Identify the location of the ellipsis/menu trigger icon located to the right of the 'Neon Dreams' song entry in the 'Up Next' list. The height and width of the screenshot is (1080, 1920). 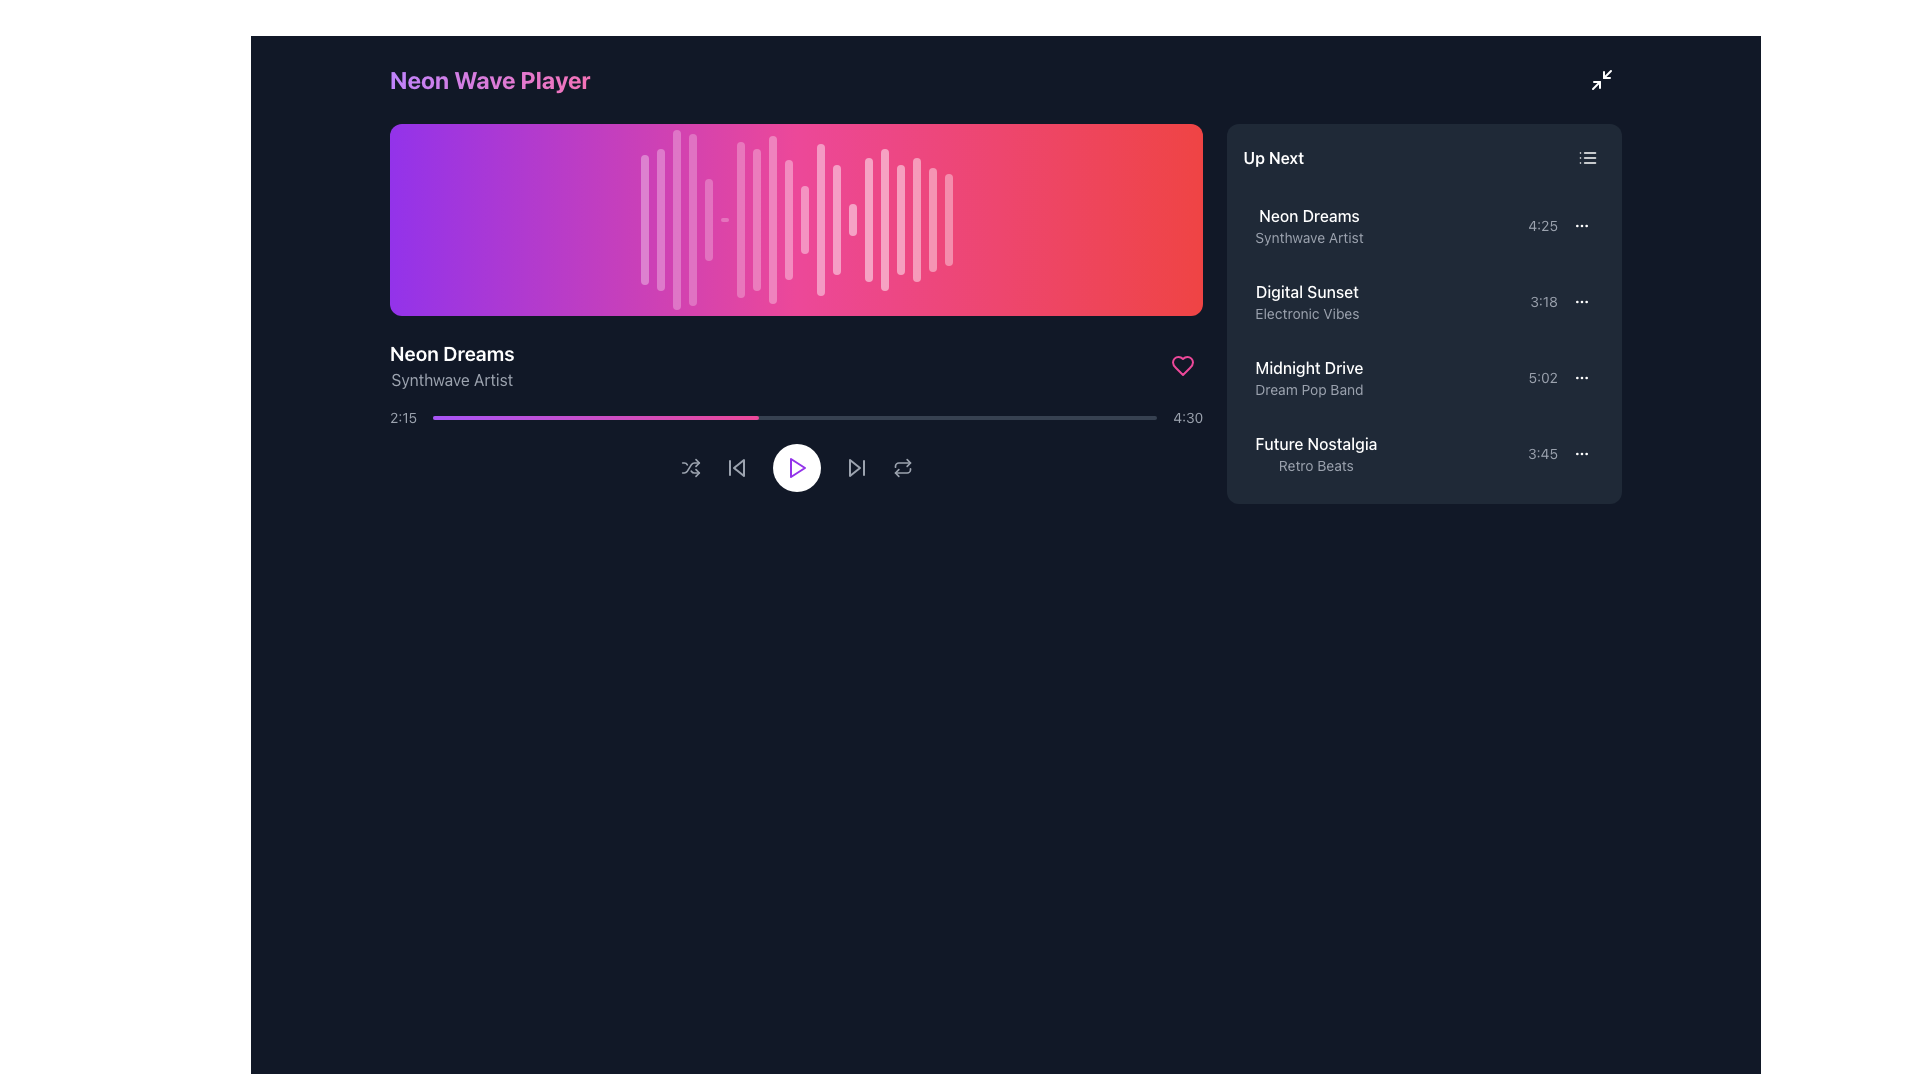
(1580, 225).